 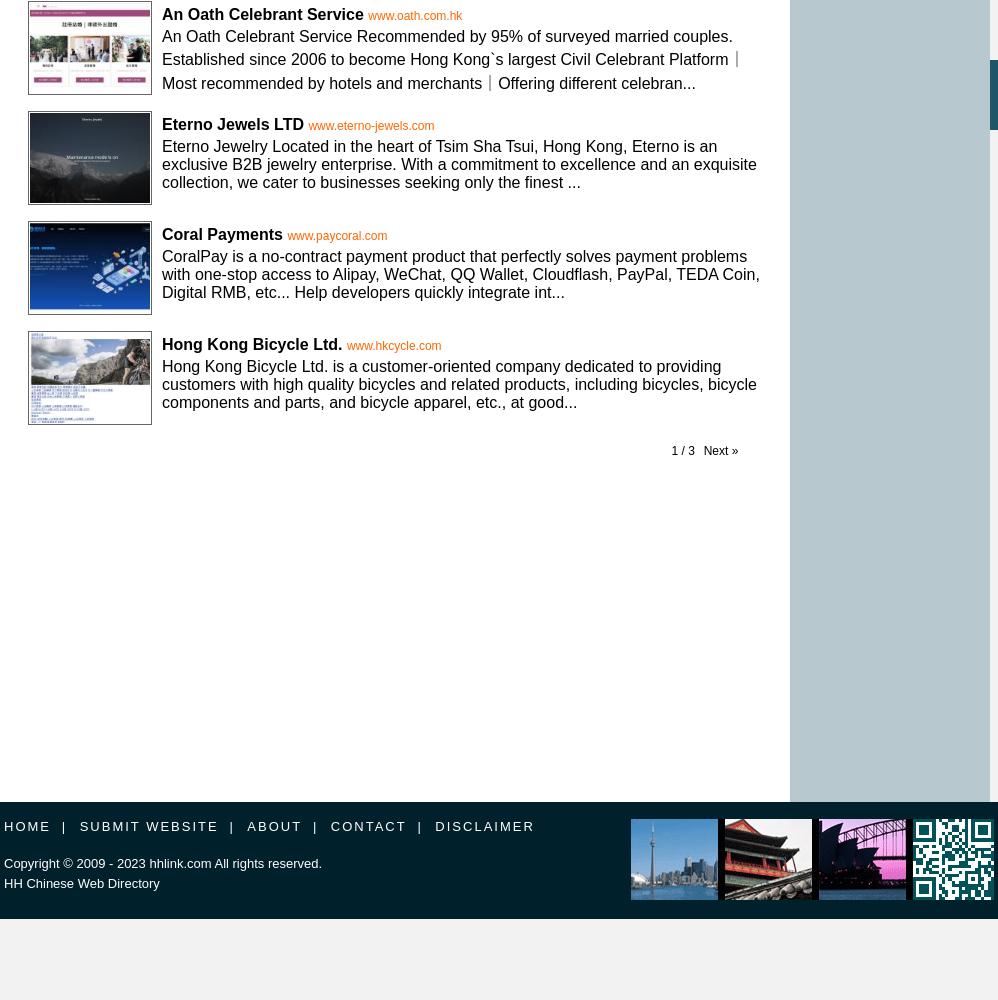 I want to click on 'Copyright © 2009 - 2023 hhlink.com All rights reserved.', so click(x=161, y=862).